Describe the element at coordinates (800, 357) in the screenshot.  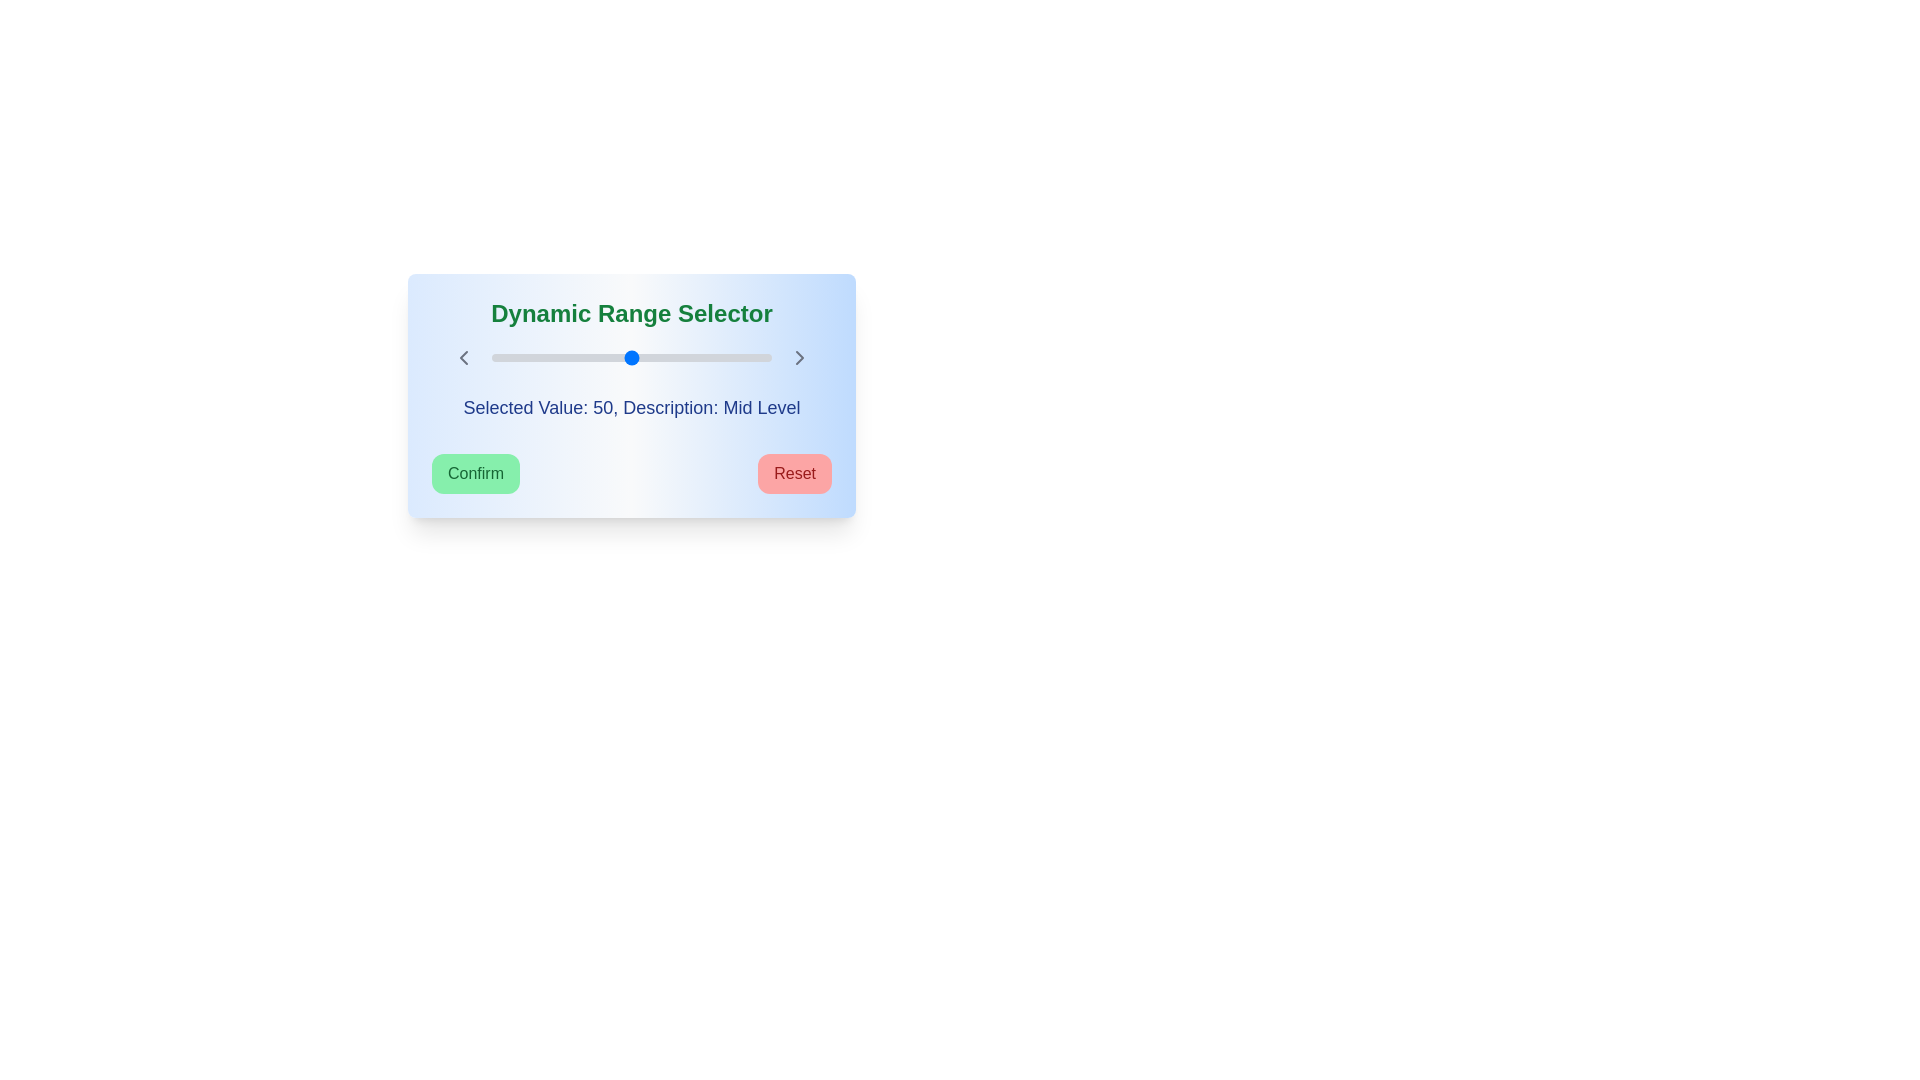
I see `the navigation button located on the rightmost side of the horizontal layout to advance or proceed, typically associated with sliders or carousels` at that location.